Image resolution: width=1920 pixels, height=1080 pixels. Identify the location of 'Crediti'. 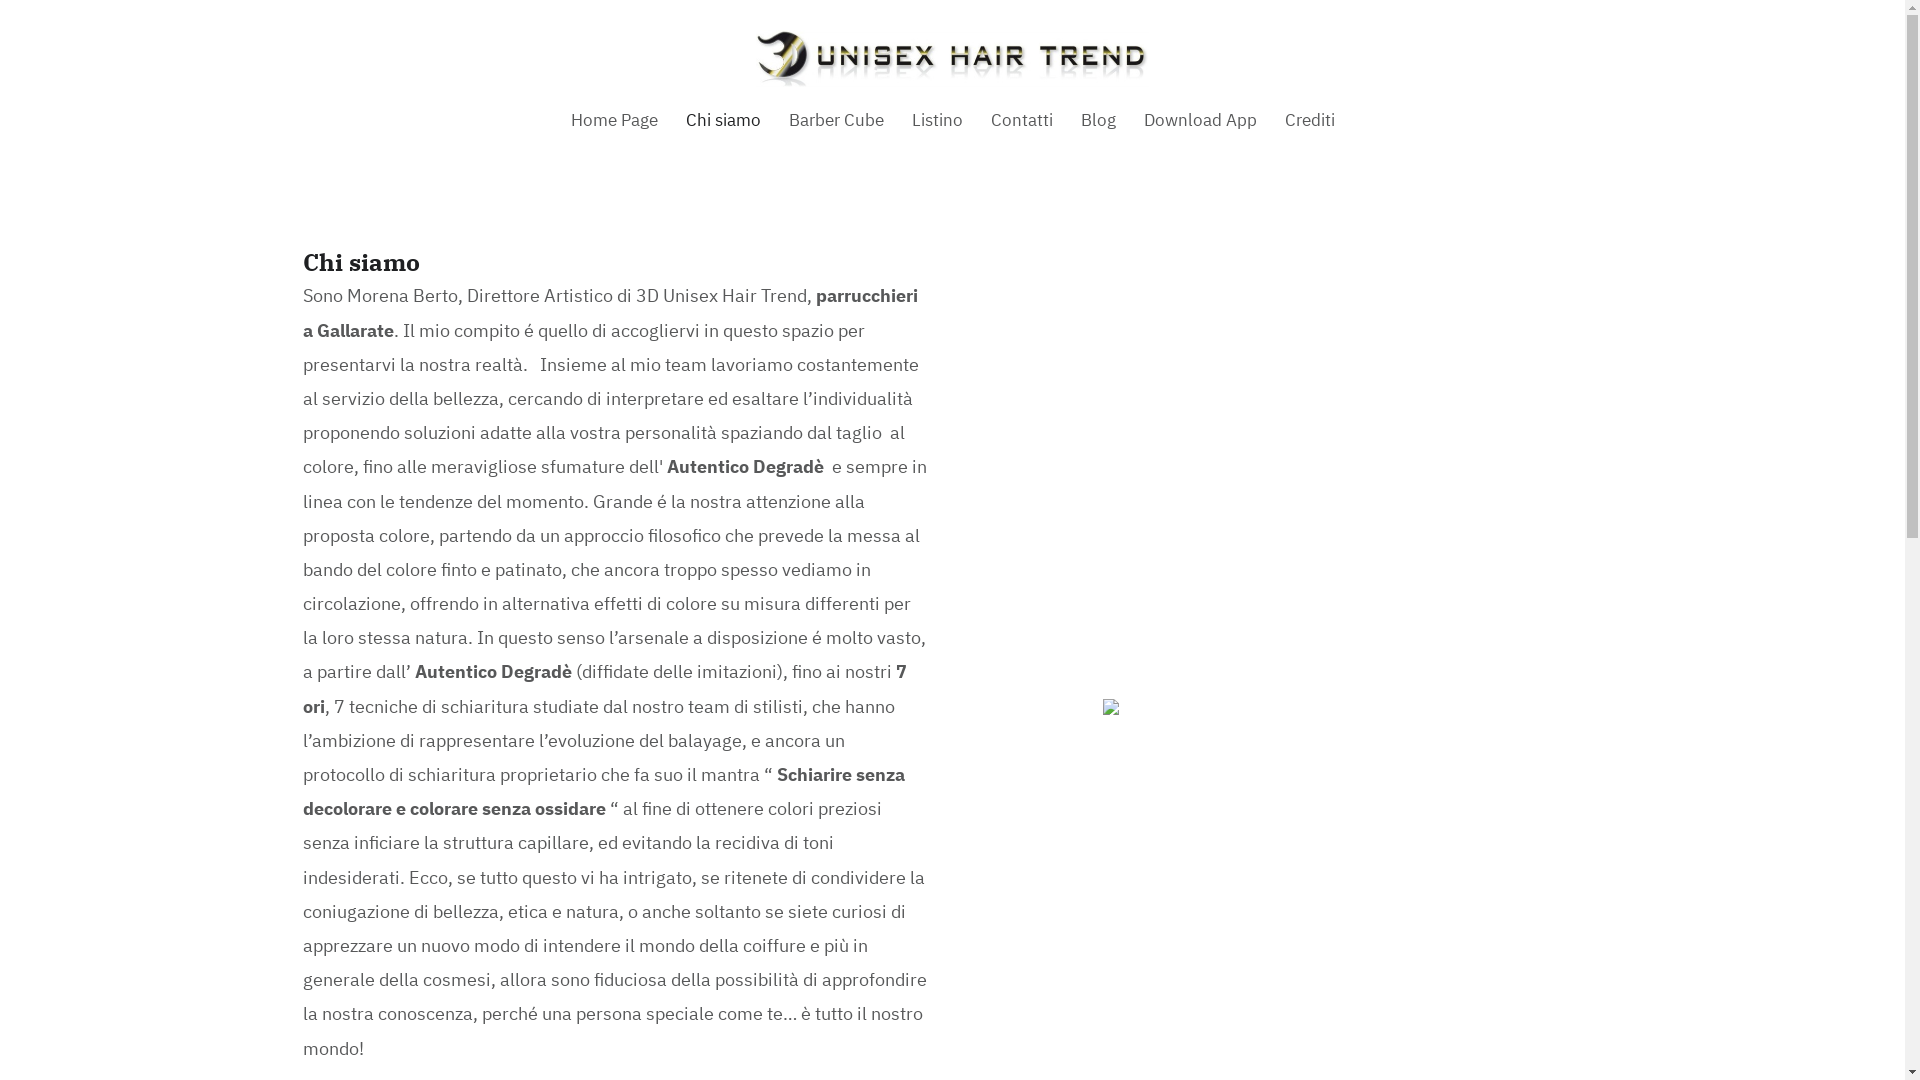
(1309, 120).